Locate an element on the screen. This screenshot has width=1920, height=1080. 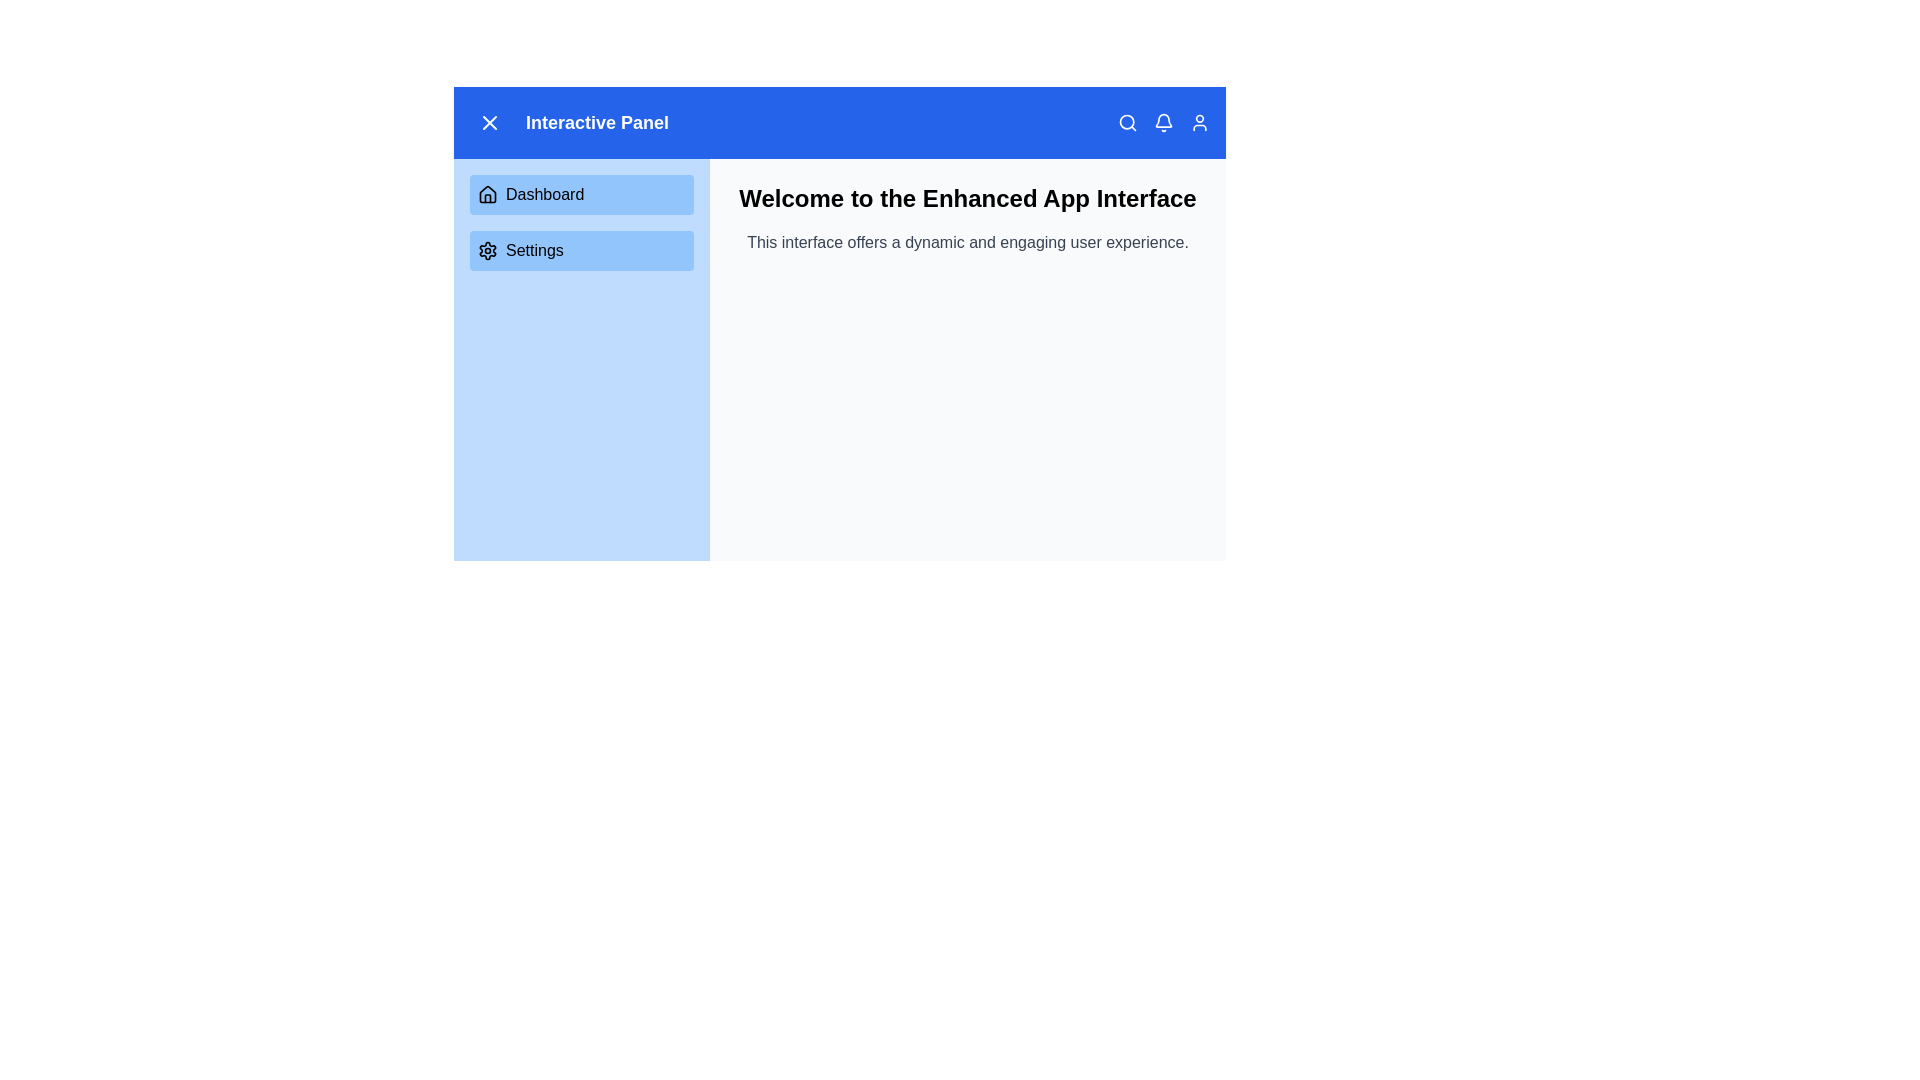
the house-shaped icon in the navigation menu on the left side is located at coordinates (488, 195).